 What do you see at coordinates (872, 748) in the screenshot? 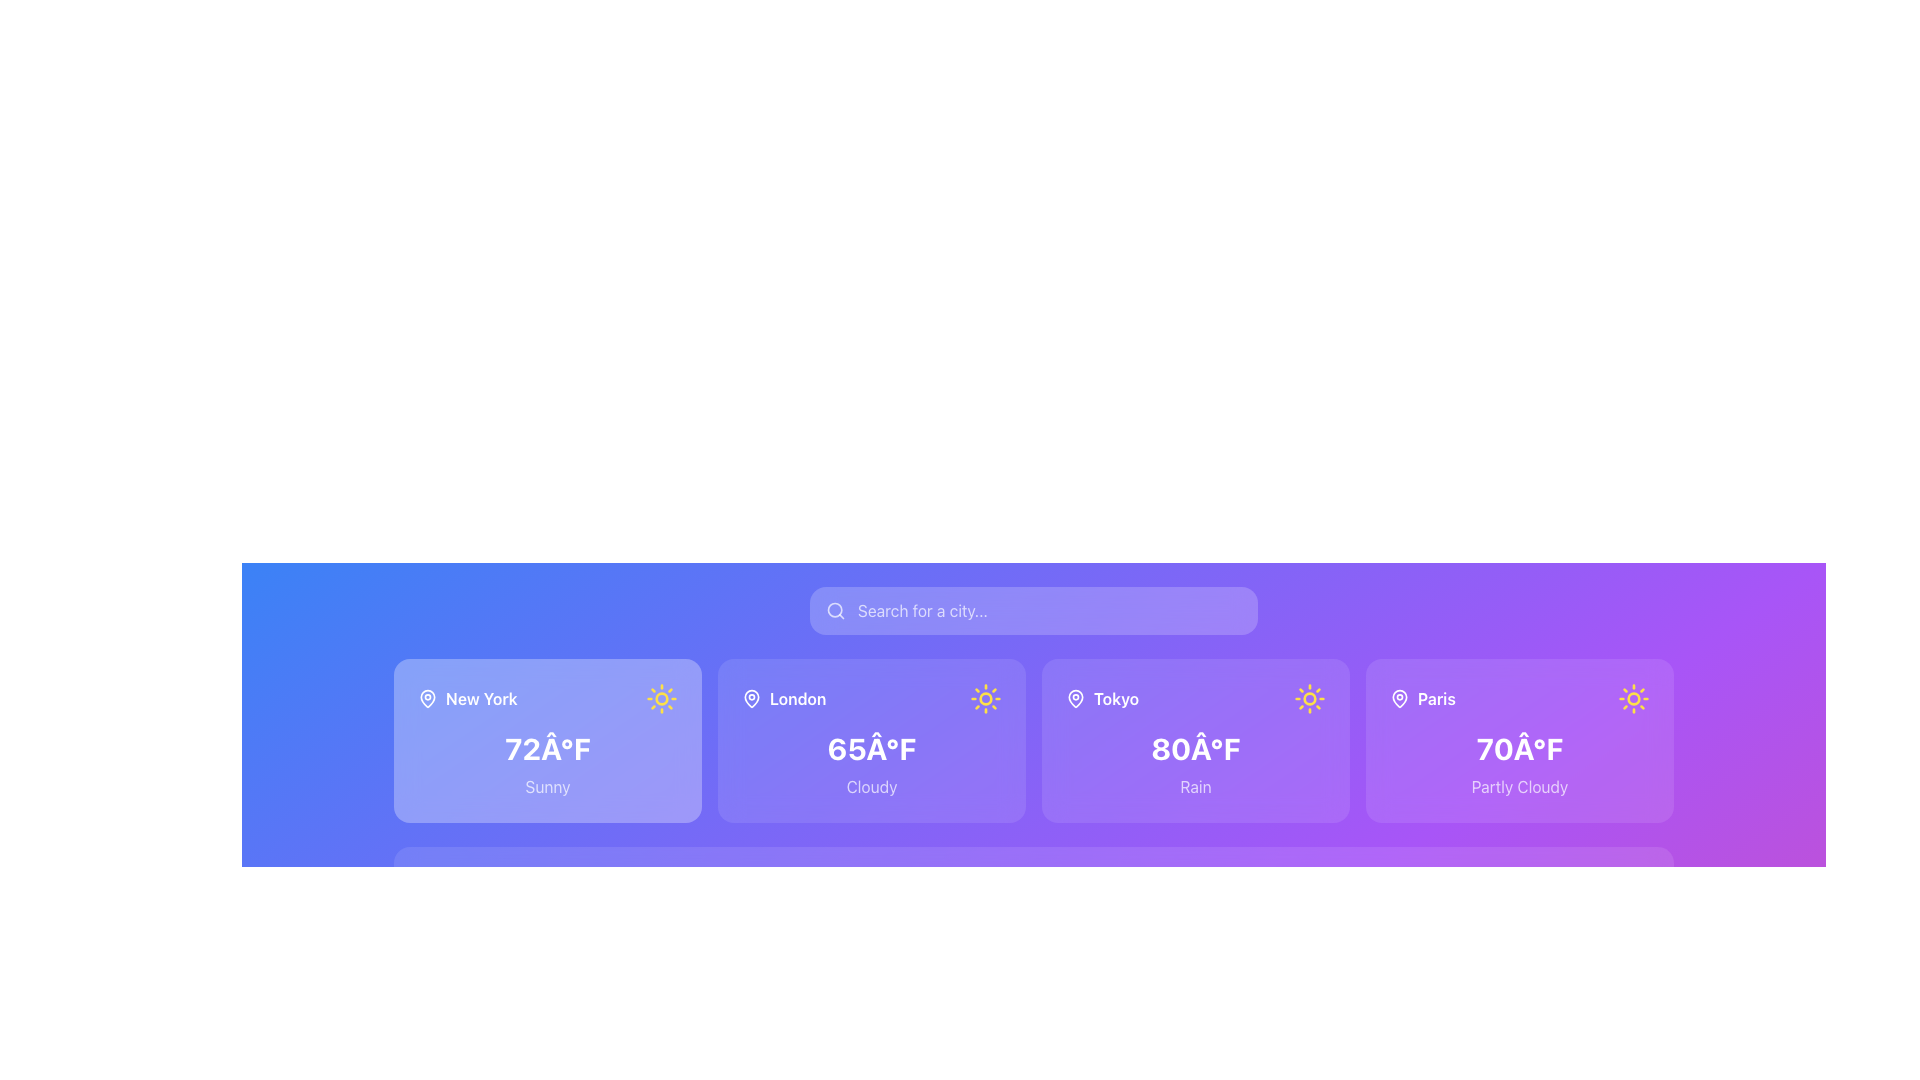
I see `the bold temperature display reading '65°F' within the weather card for London` at bounding box center [872, 748].